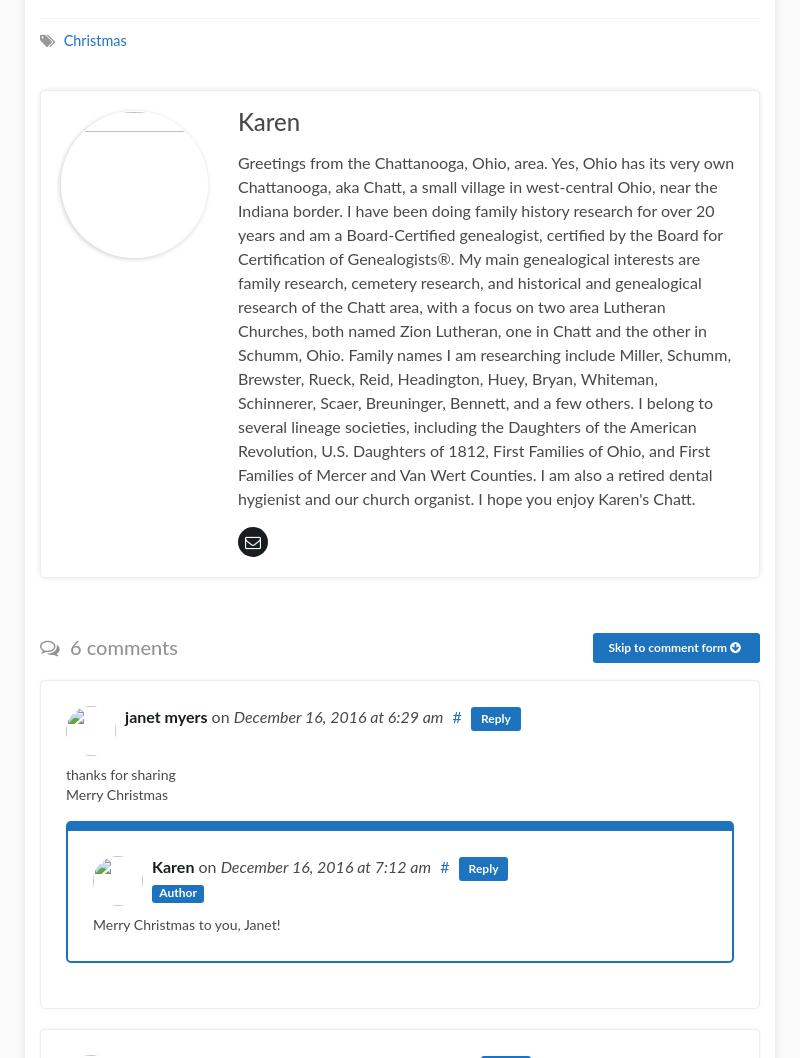 The height and width of the screenshot is (1058, 800). What do you see at coordinates (486, 331) in the screenshot?
I see `'Greetings from the Chattanooga, Ohio, area. Yes, Ohio has its very own Chattanooga, aka Chatt, a small village in west-central Ohio, near the Indiana border. I have been doing family history research for over 20 years and am a Board-Certified genealogist, certified by the Board for Certification of Genealogists®. My main genealogical interests are family research, cemetery research, and historical and genealogical research of the Chatt area, with a focus on two area Lutheran Churches, both named Zion Lutheran, one in Chatt and the other in Schumm, Ohio. Family names I am researching include Miller, Schumm, Brewster, Rueck, Reid, Headington, Huey, Bryan, Whiteman, Schinnerer, Scaer, Breuninger, Bennett, and a few others. I belong to several lineage societies, including the Daughters of the American Revolution, U.S. Daughters of 1812, First Families of Ohio, and First Families of Mercer and Van Wert Counties. I am also a retired dental hygienist and our church organist. I hope you enjoy Karen's Chatt.'` at bounding box center [486, 331].